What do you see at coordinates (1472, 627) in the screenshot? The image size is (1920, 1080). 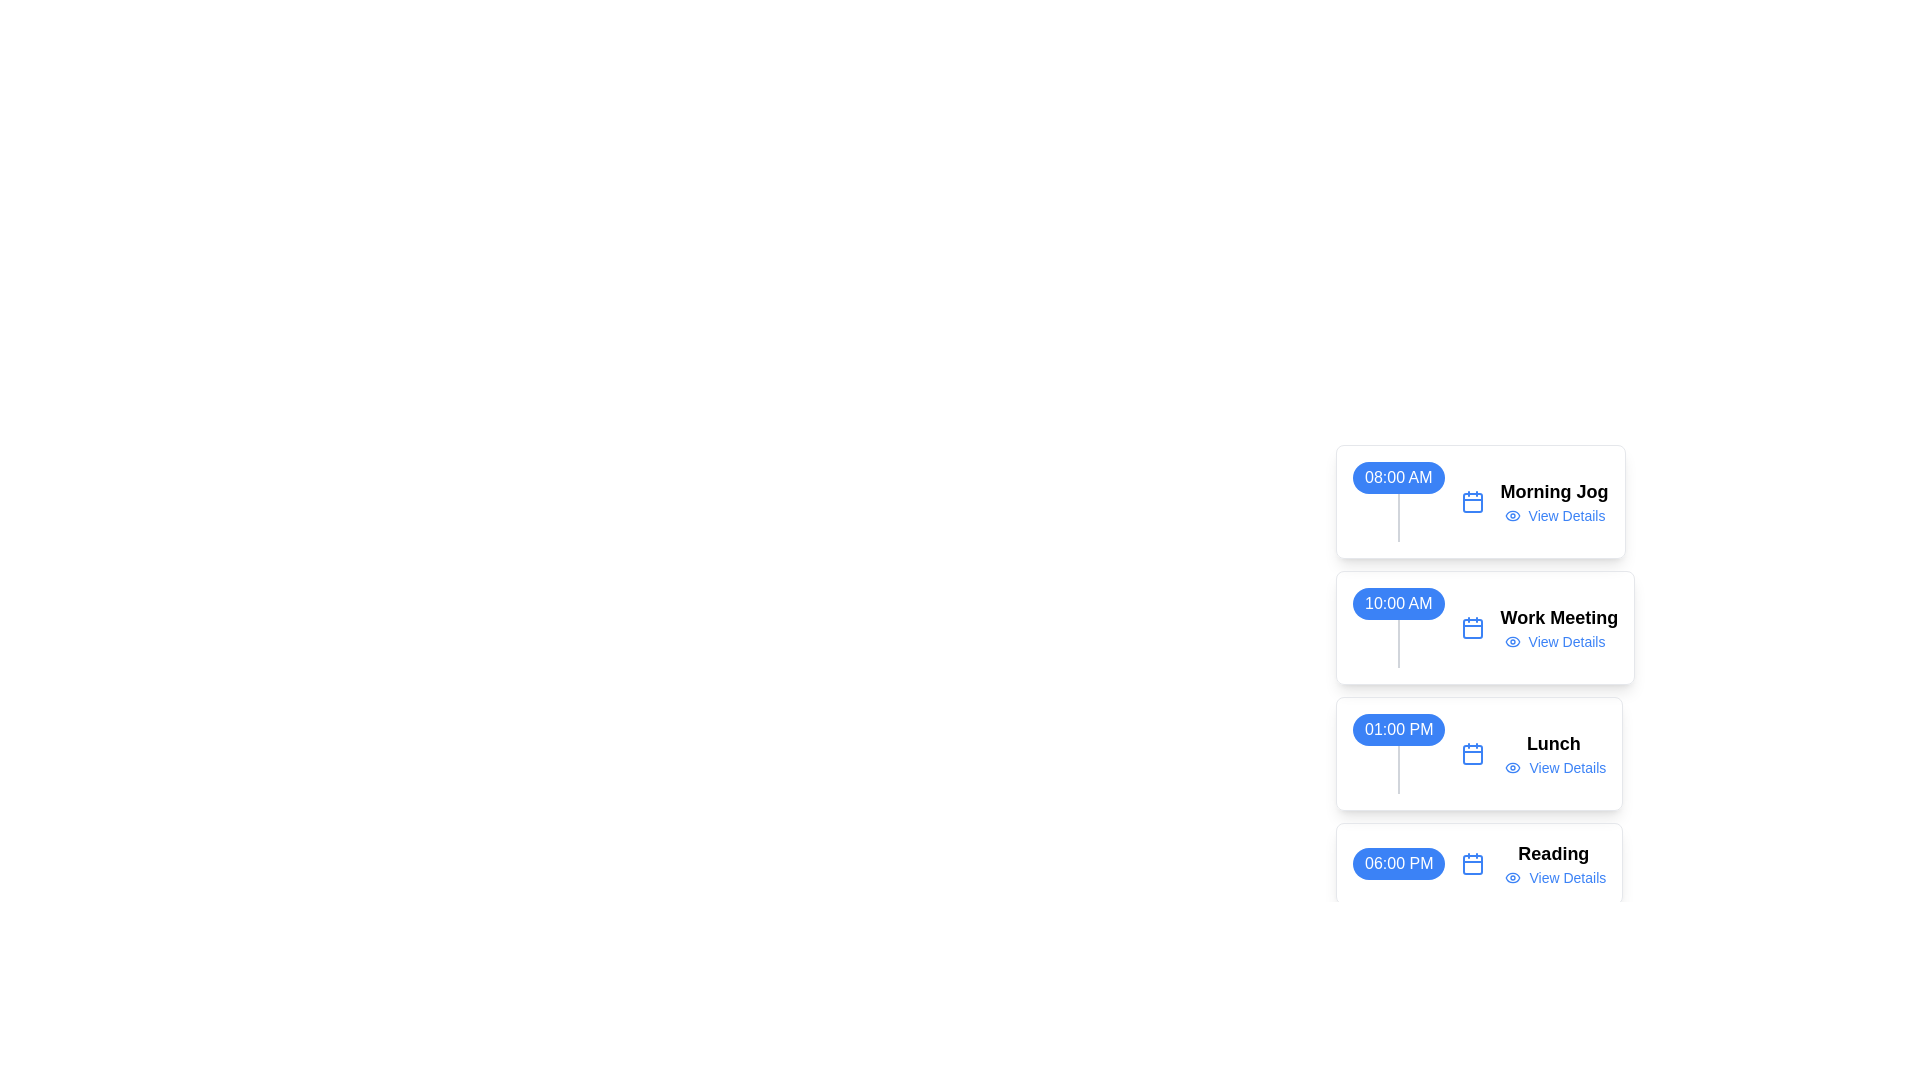 I see `the central calendar icon, which is a small rectangular graphic with rounded corners, to access details about the event` at bounding box center [1472, 627].